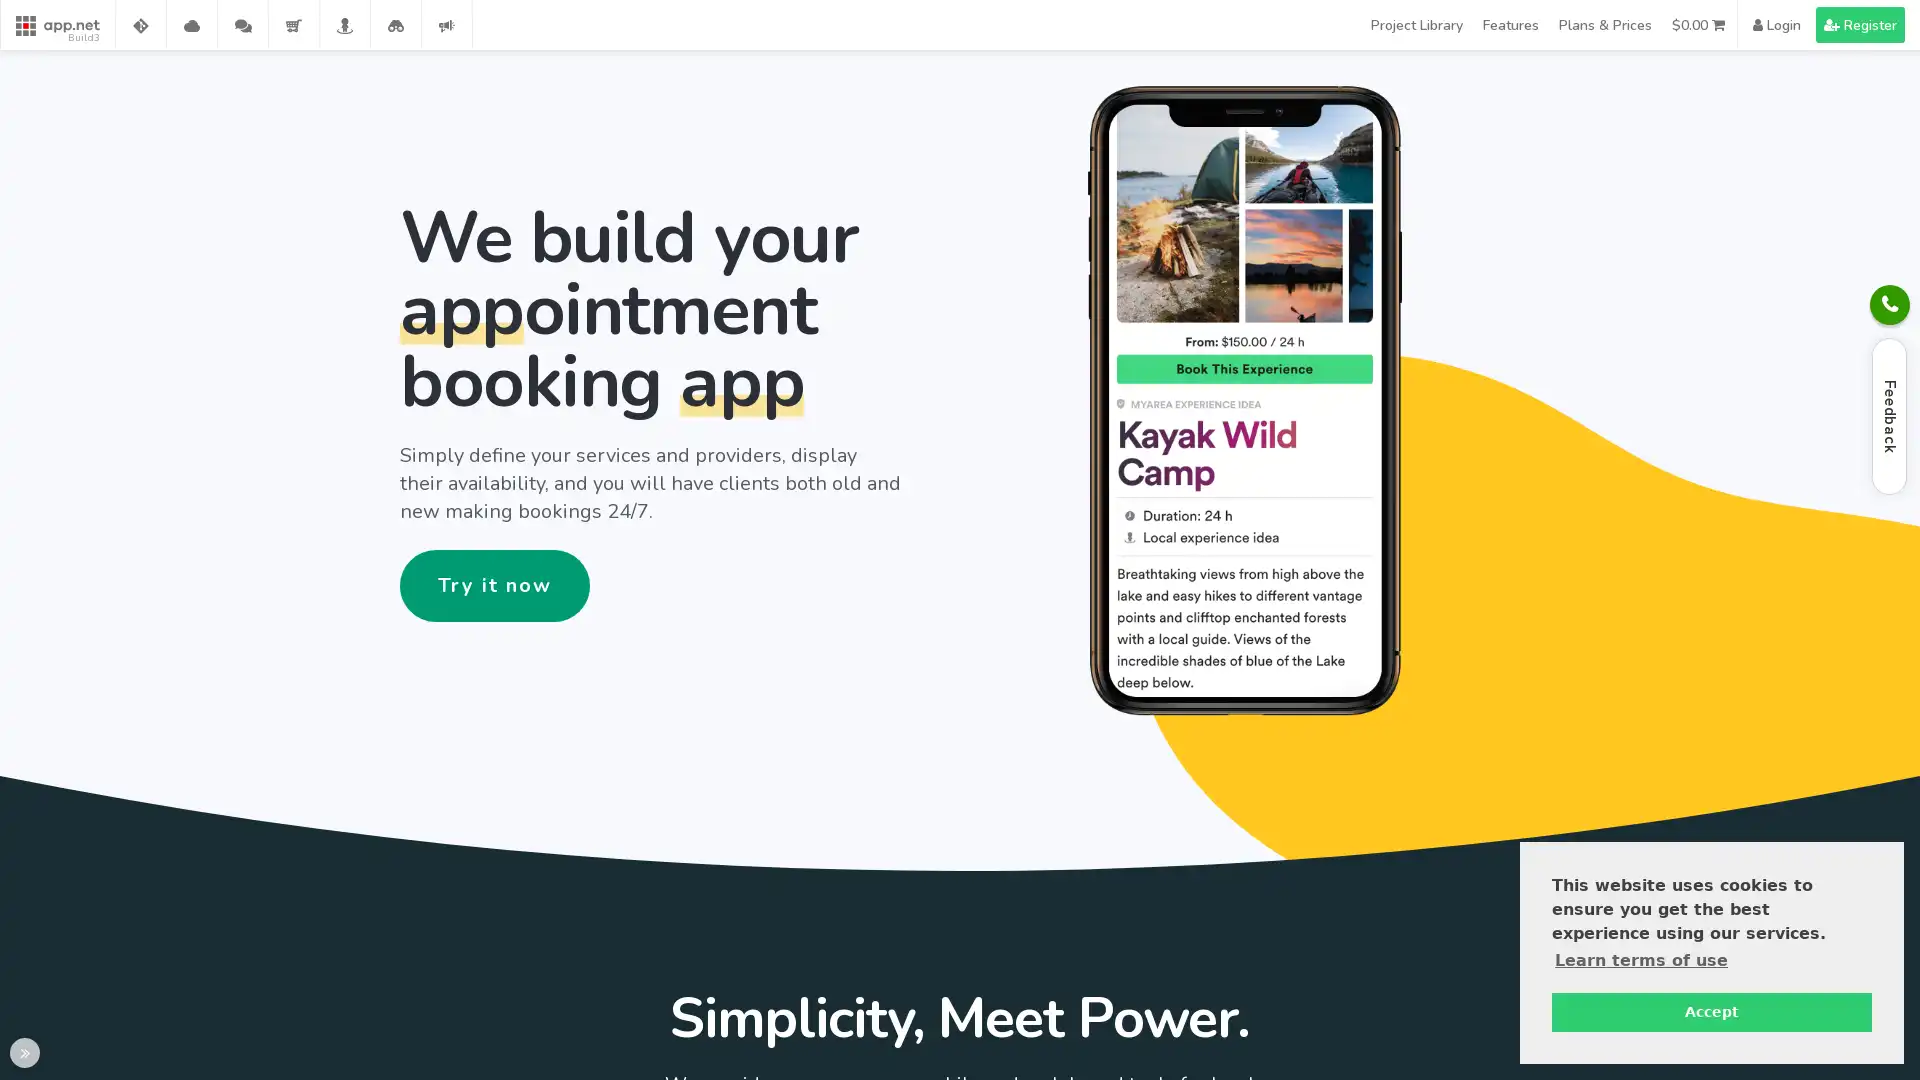 This screenshot has width=1920, height=1080. What do you see at coordinates (1641, 959) in the screenshot?
I see `learn more about cookies` at bounding box center [1641, 959].